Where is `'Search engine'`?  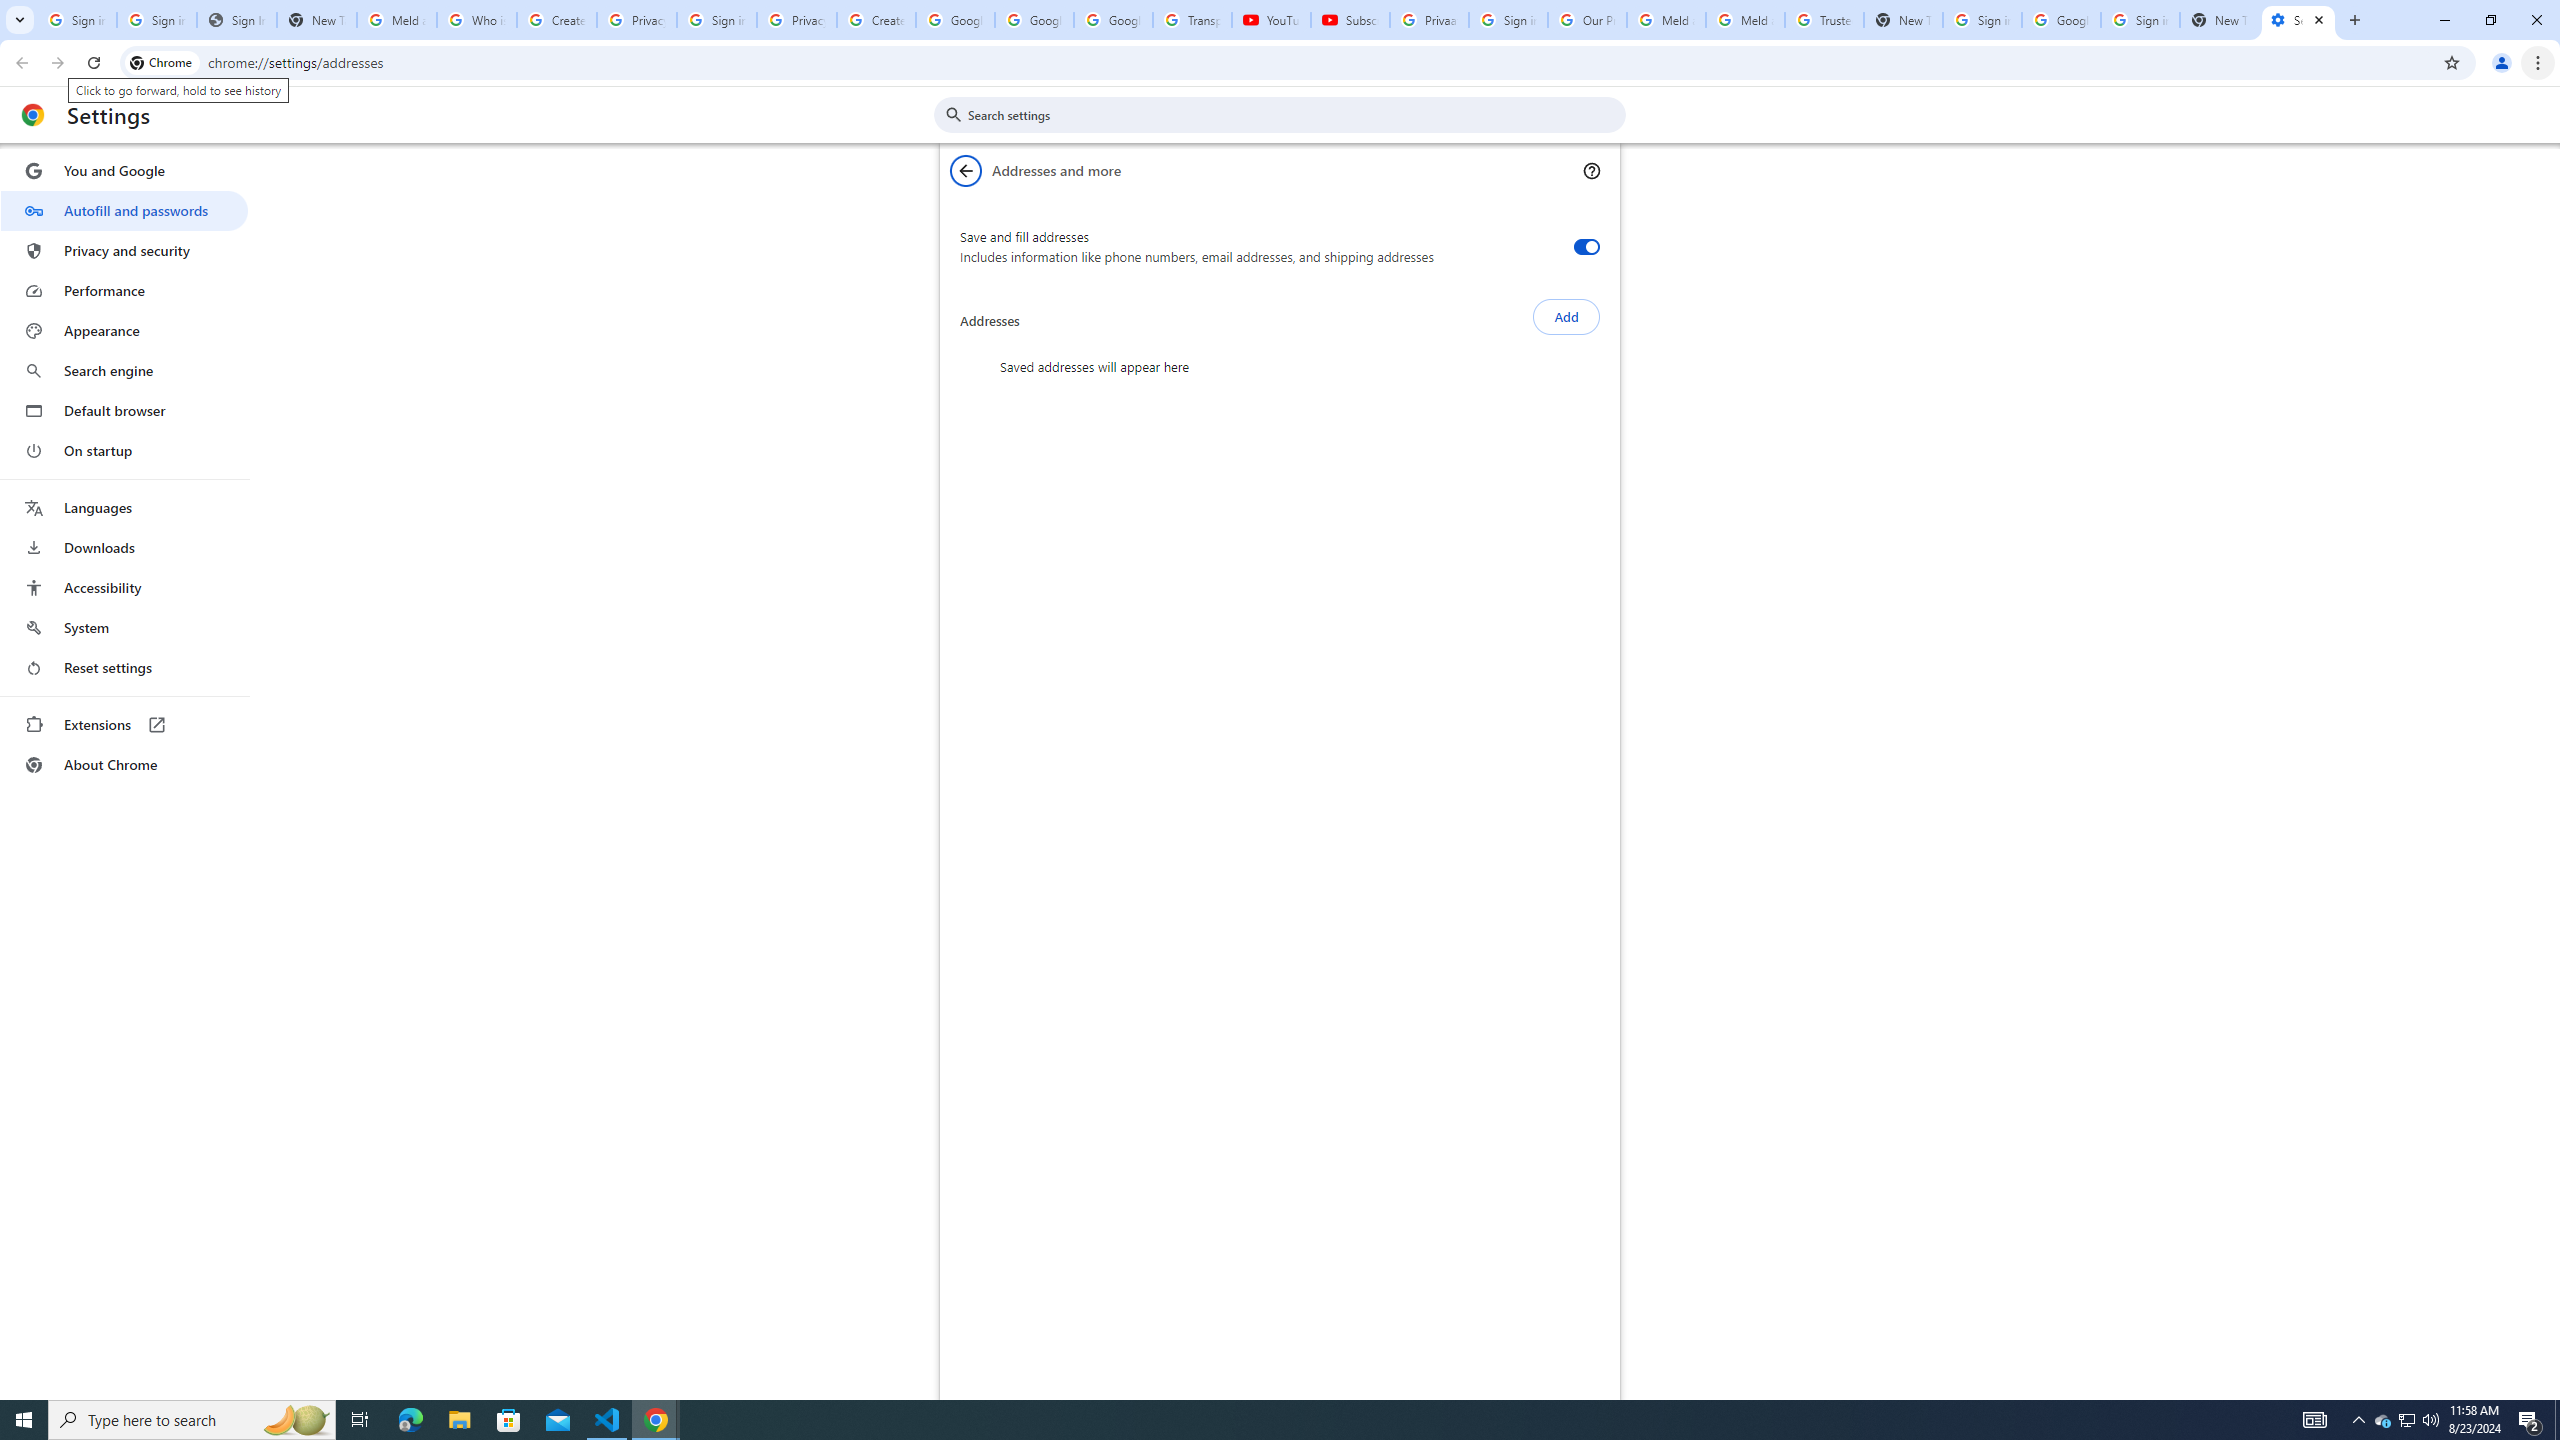 'Search engine' is located at coordinates (123, 371).